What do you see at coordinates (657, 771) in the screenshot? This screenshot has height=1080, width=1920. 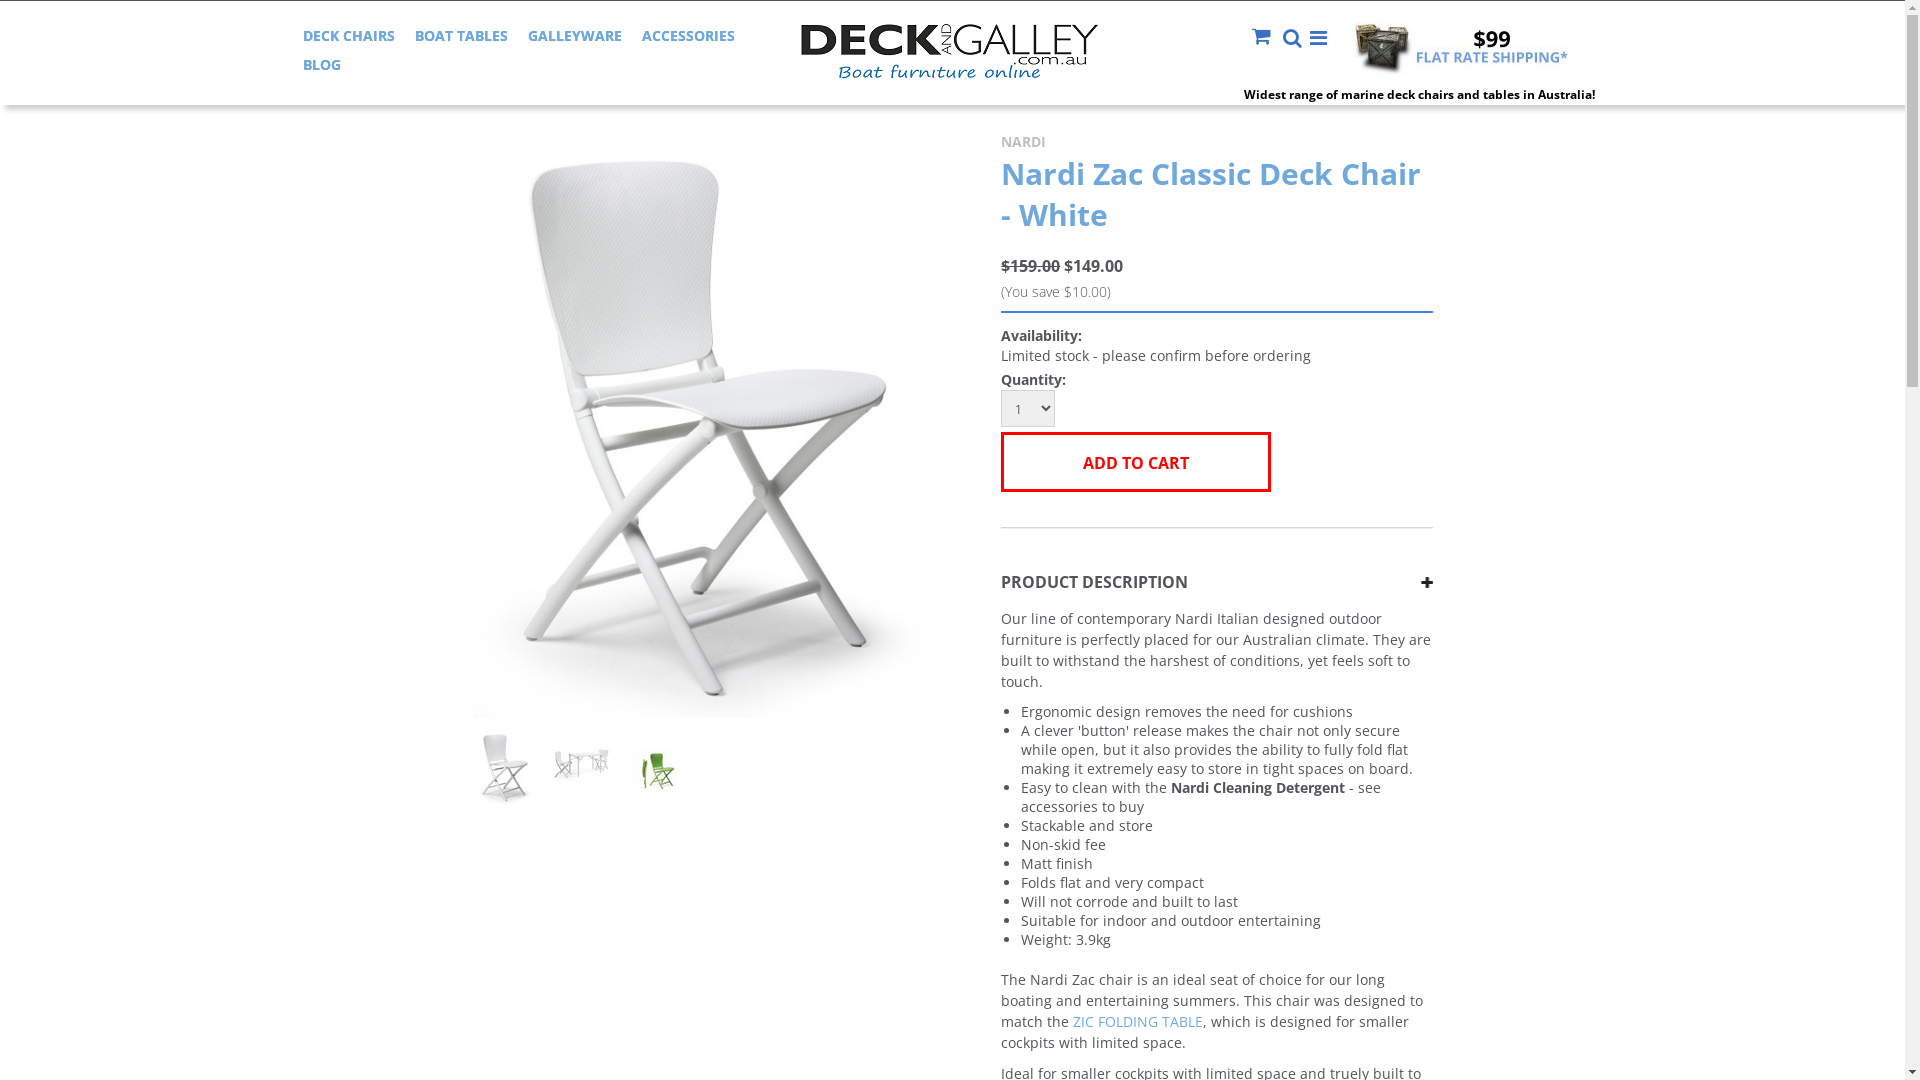 I see `'0'` at bounding box center [657, 771].